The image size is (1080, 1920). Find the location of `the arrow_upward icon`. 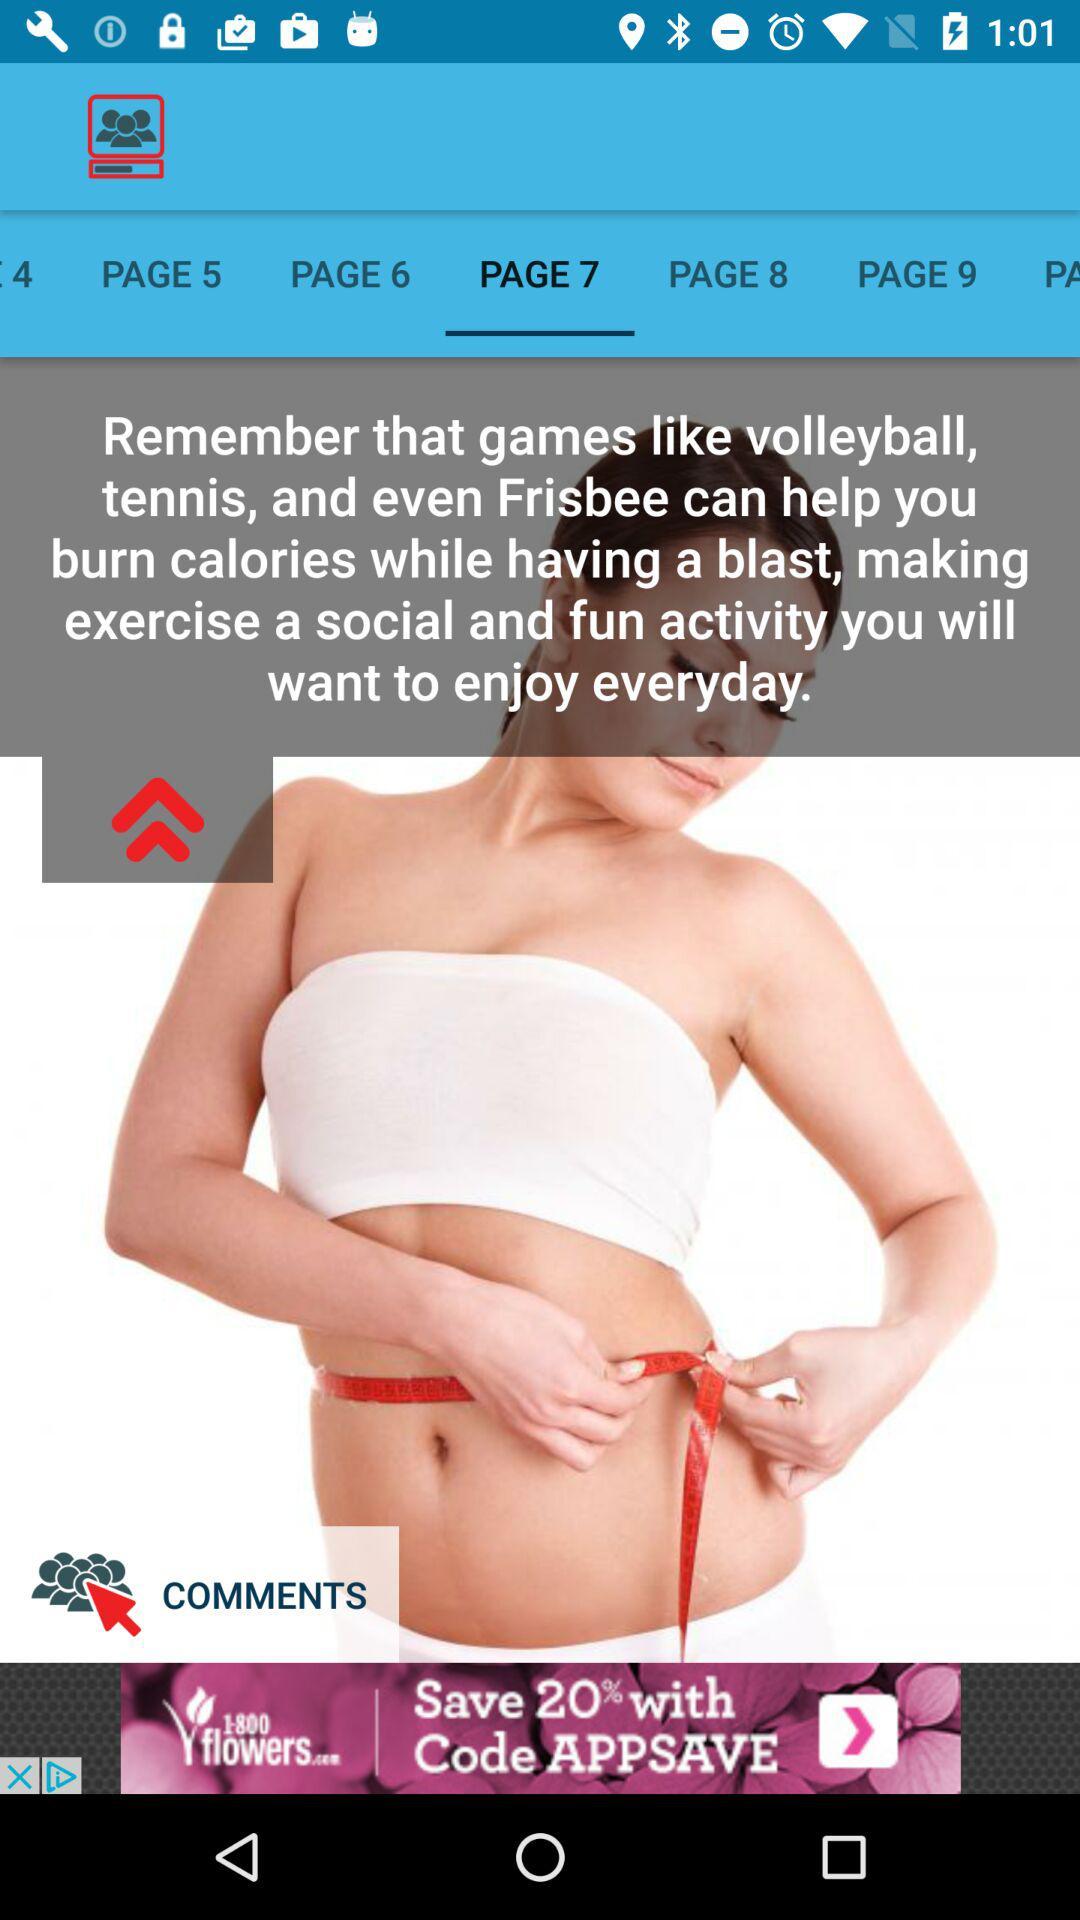

the arrow_upward icon is located at coordinates (156, 819).